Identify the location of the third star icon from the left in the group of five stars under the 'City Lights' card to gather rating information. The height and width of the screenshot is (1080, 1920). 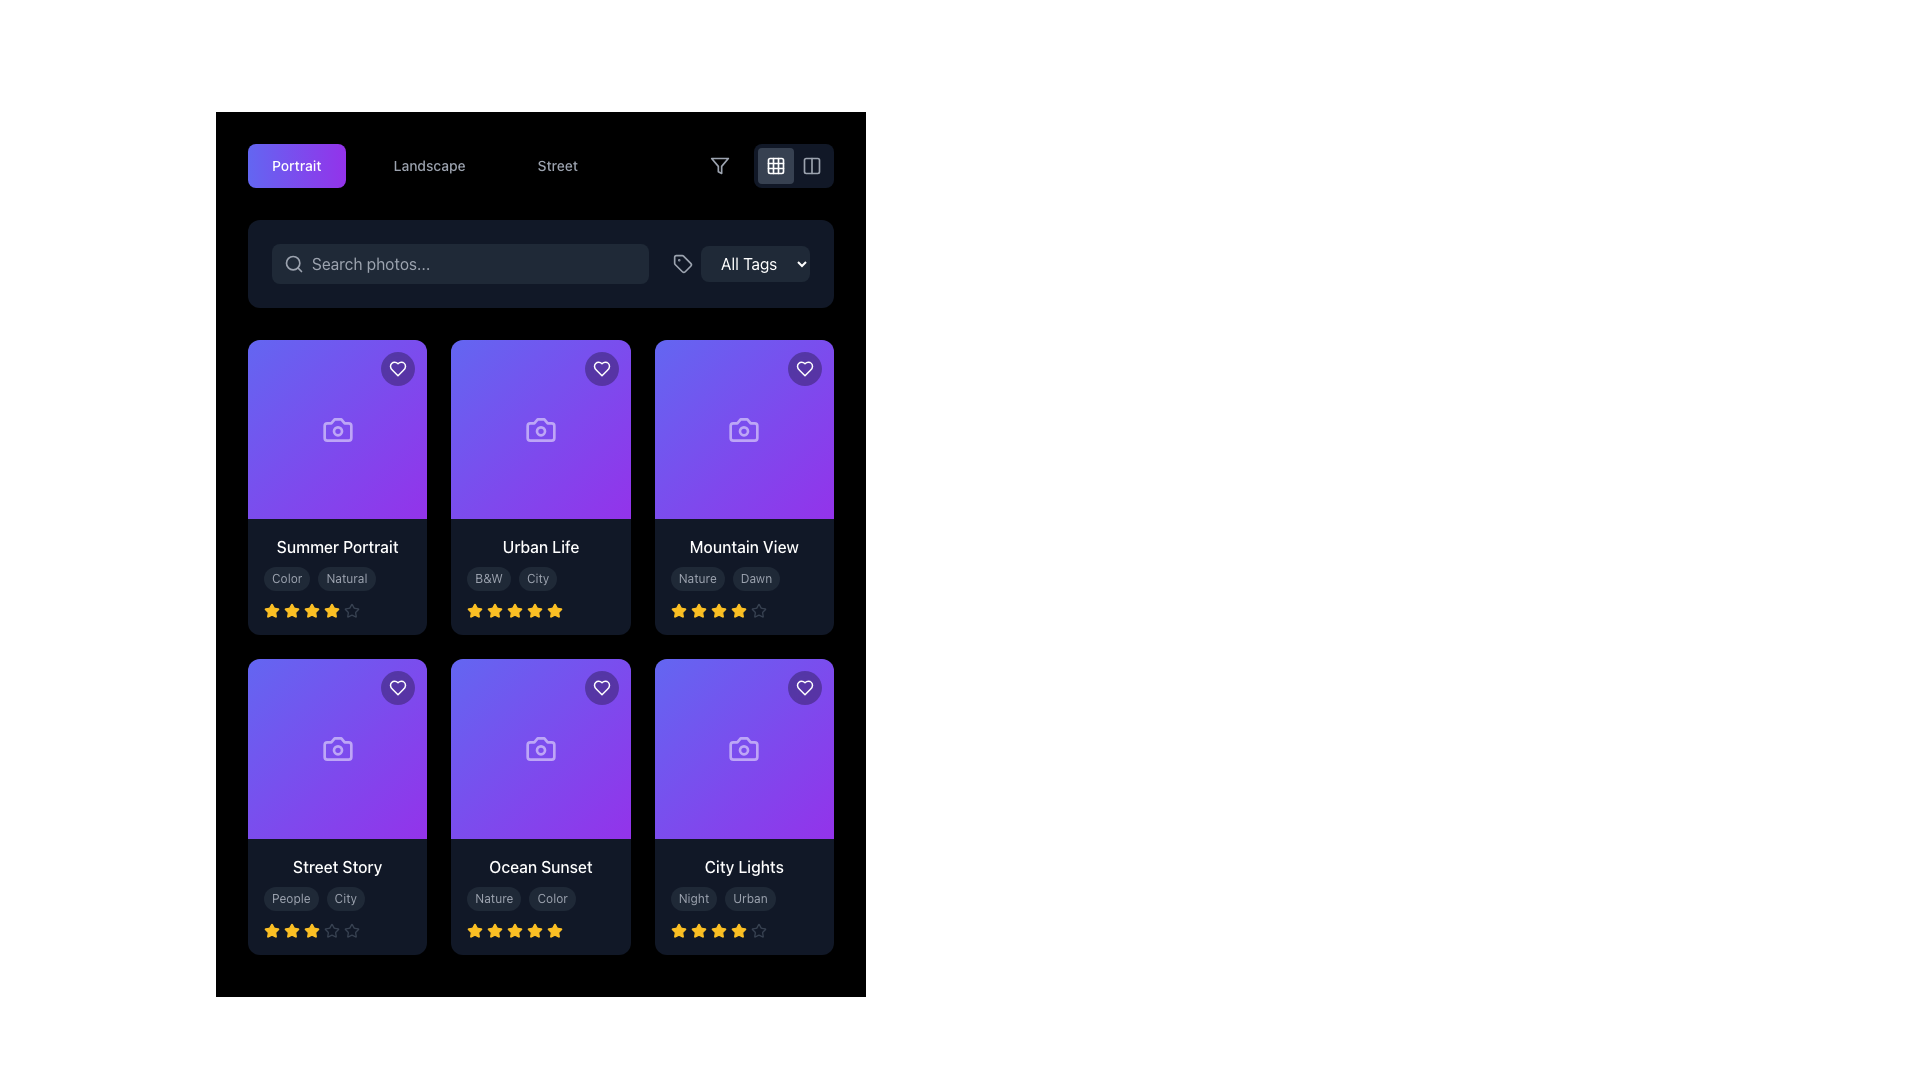
(698, 930).